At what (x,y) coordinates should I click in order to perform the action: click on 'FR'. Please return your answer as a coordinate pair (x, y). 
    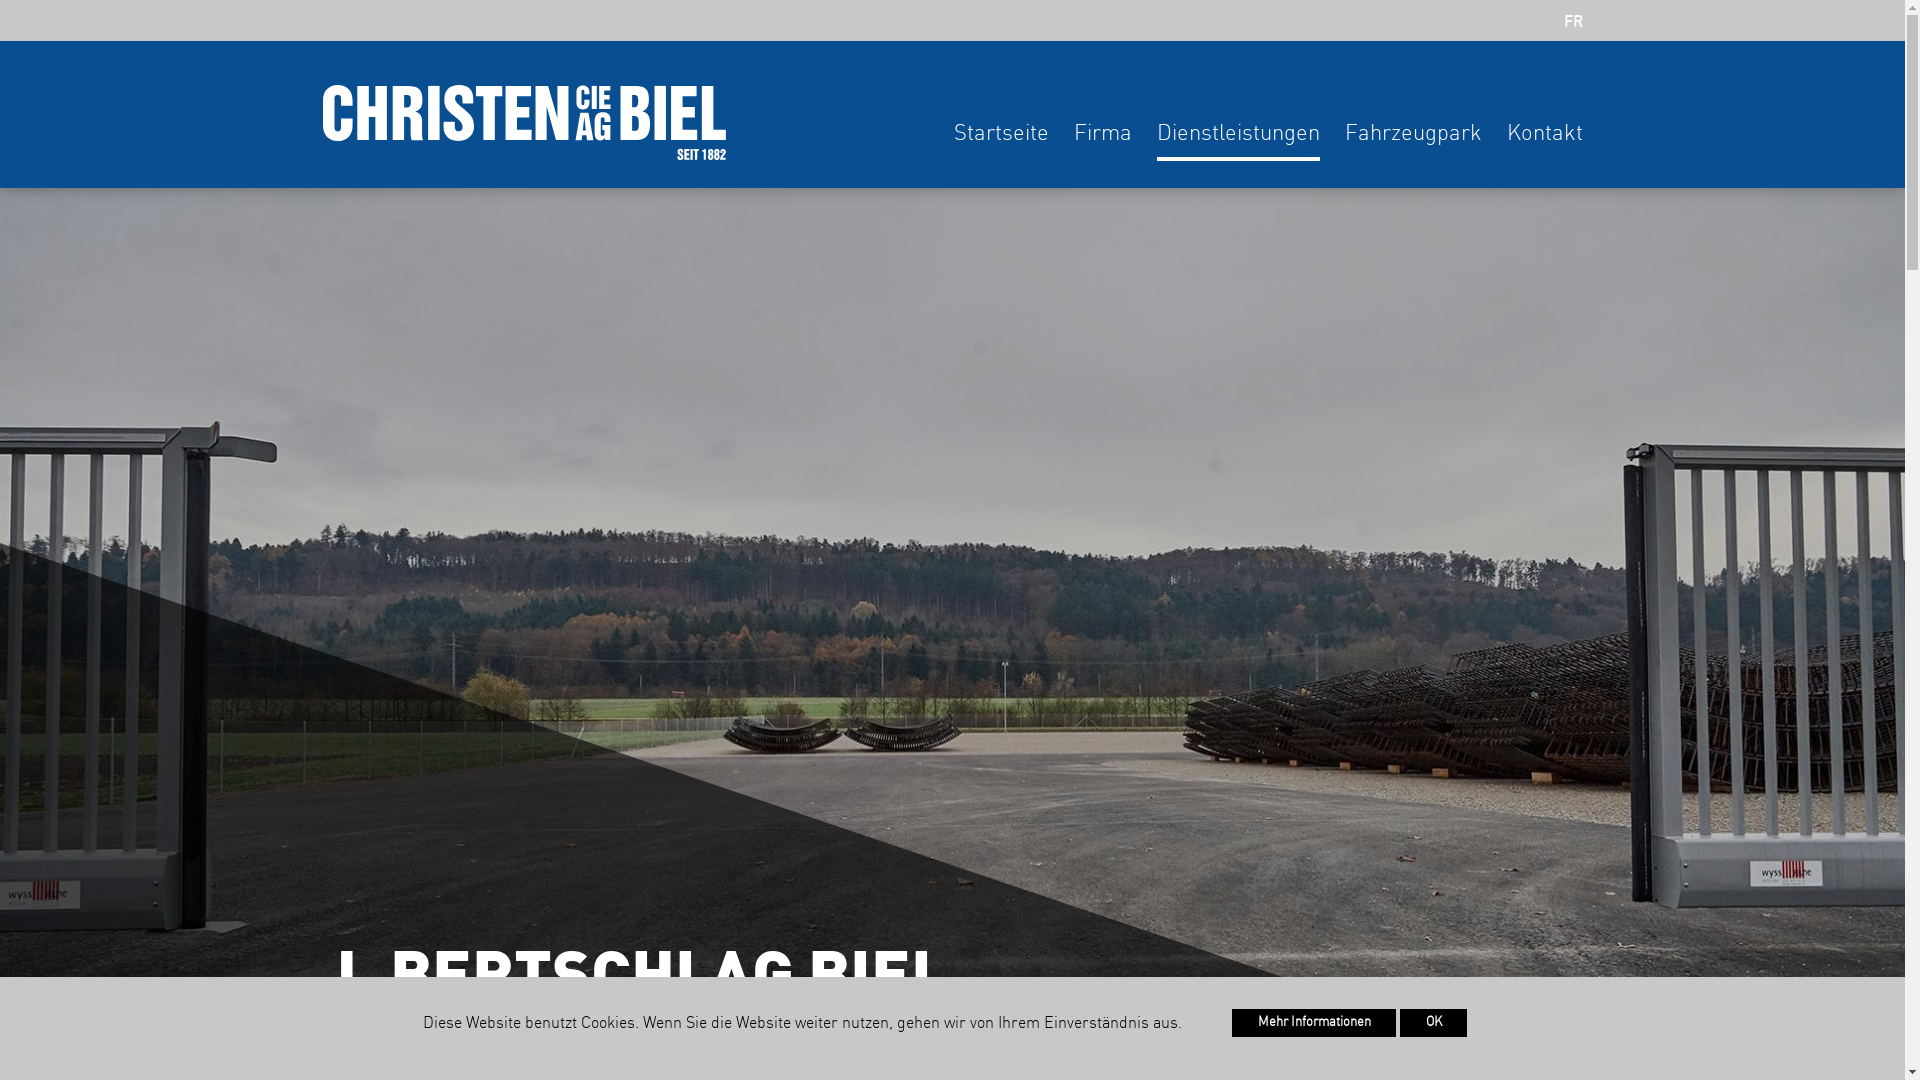
    Looking at the image, I should click on (1572, 22).